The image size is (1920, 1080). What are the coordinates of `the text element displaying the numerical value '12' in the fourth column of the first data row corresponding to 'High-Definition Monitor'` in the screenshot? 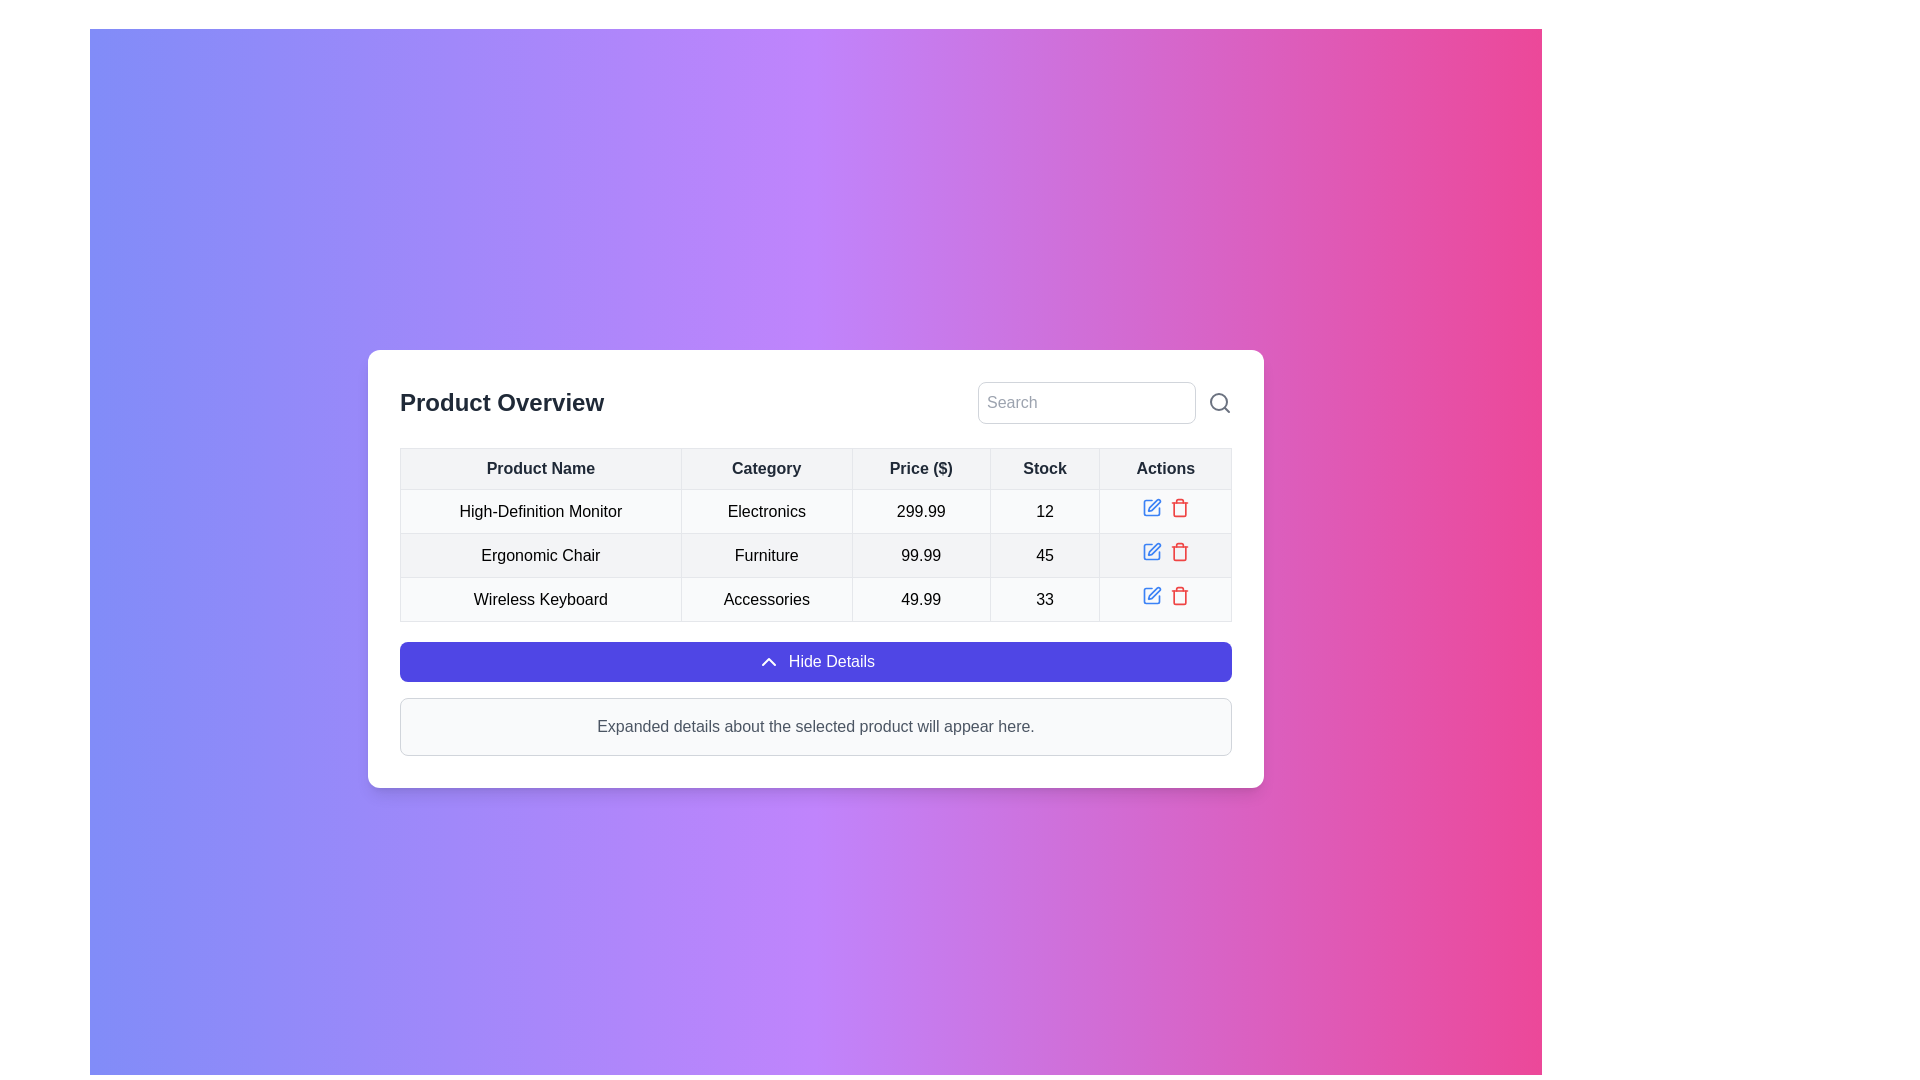 It's located at (1044, 510).